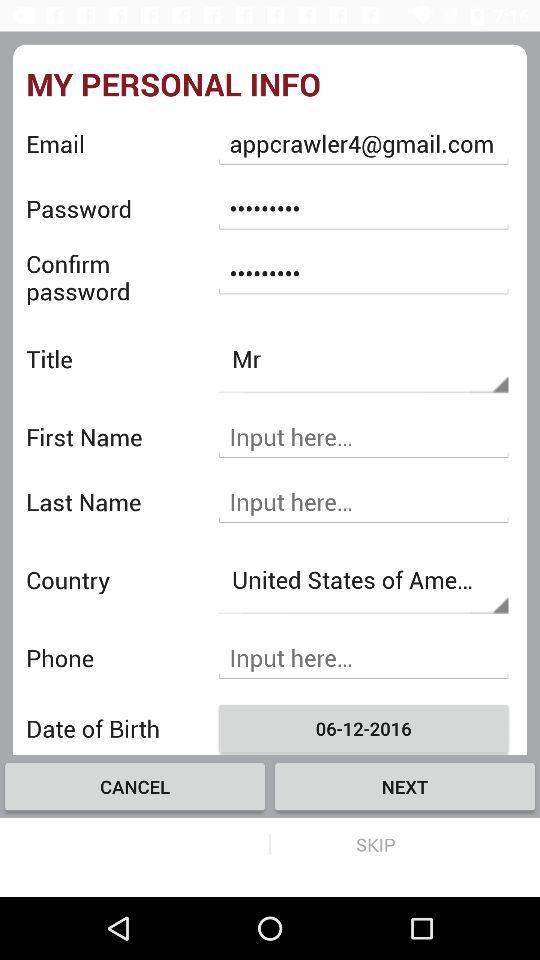 This screenshot has height=960, width=540. Describe the element at coordinates (362, 501) in the screenshot. I see `insert last name` at that location.